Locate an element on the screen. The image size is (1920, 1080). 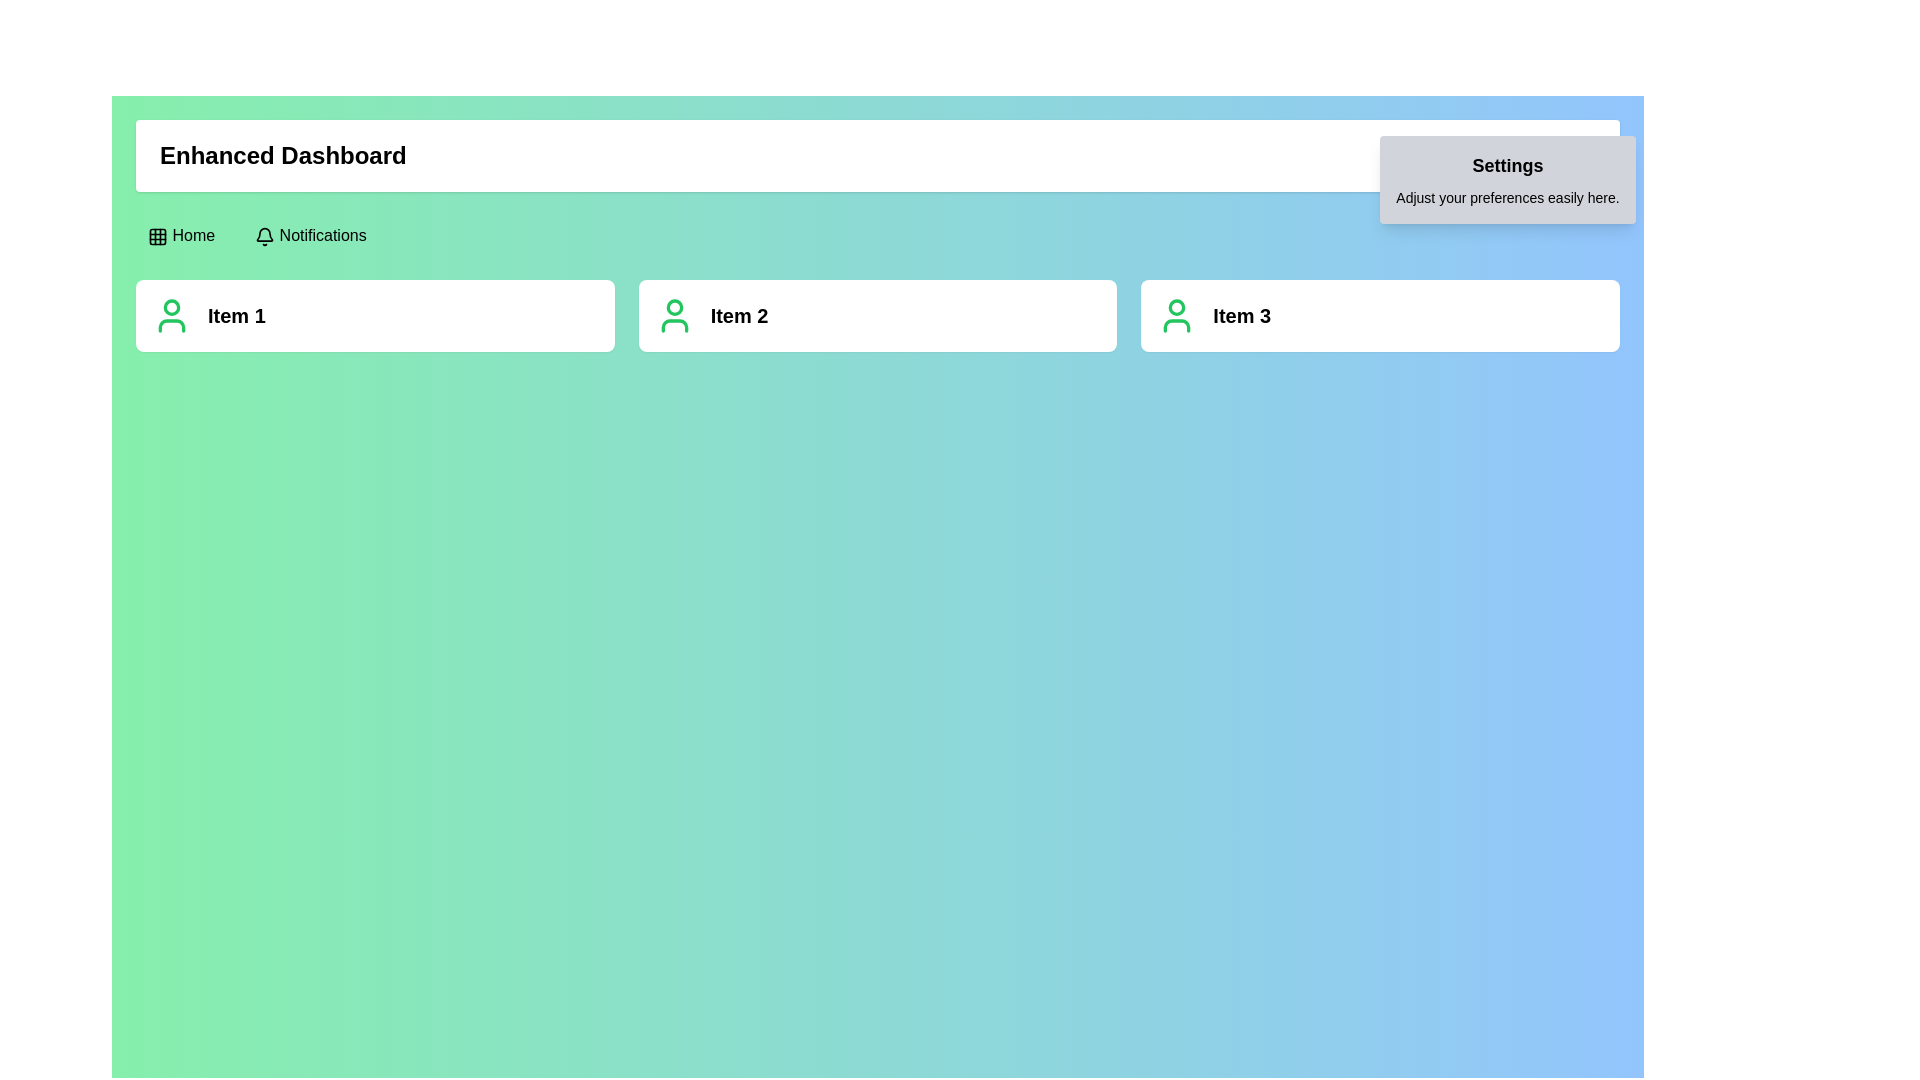
the hollow interior portion of the outlined bell icon located adjacent to the 'Notifications' label in the top navigation bar is located at coordinates (264, 233).